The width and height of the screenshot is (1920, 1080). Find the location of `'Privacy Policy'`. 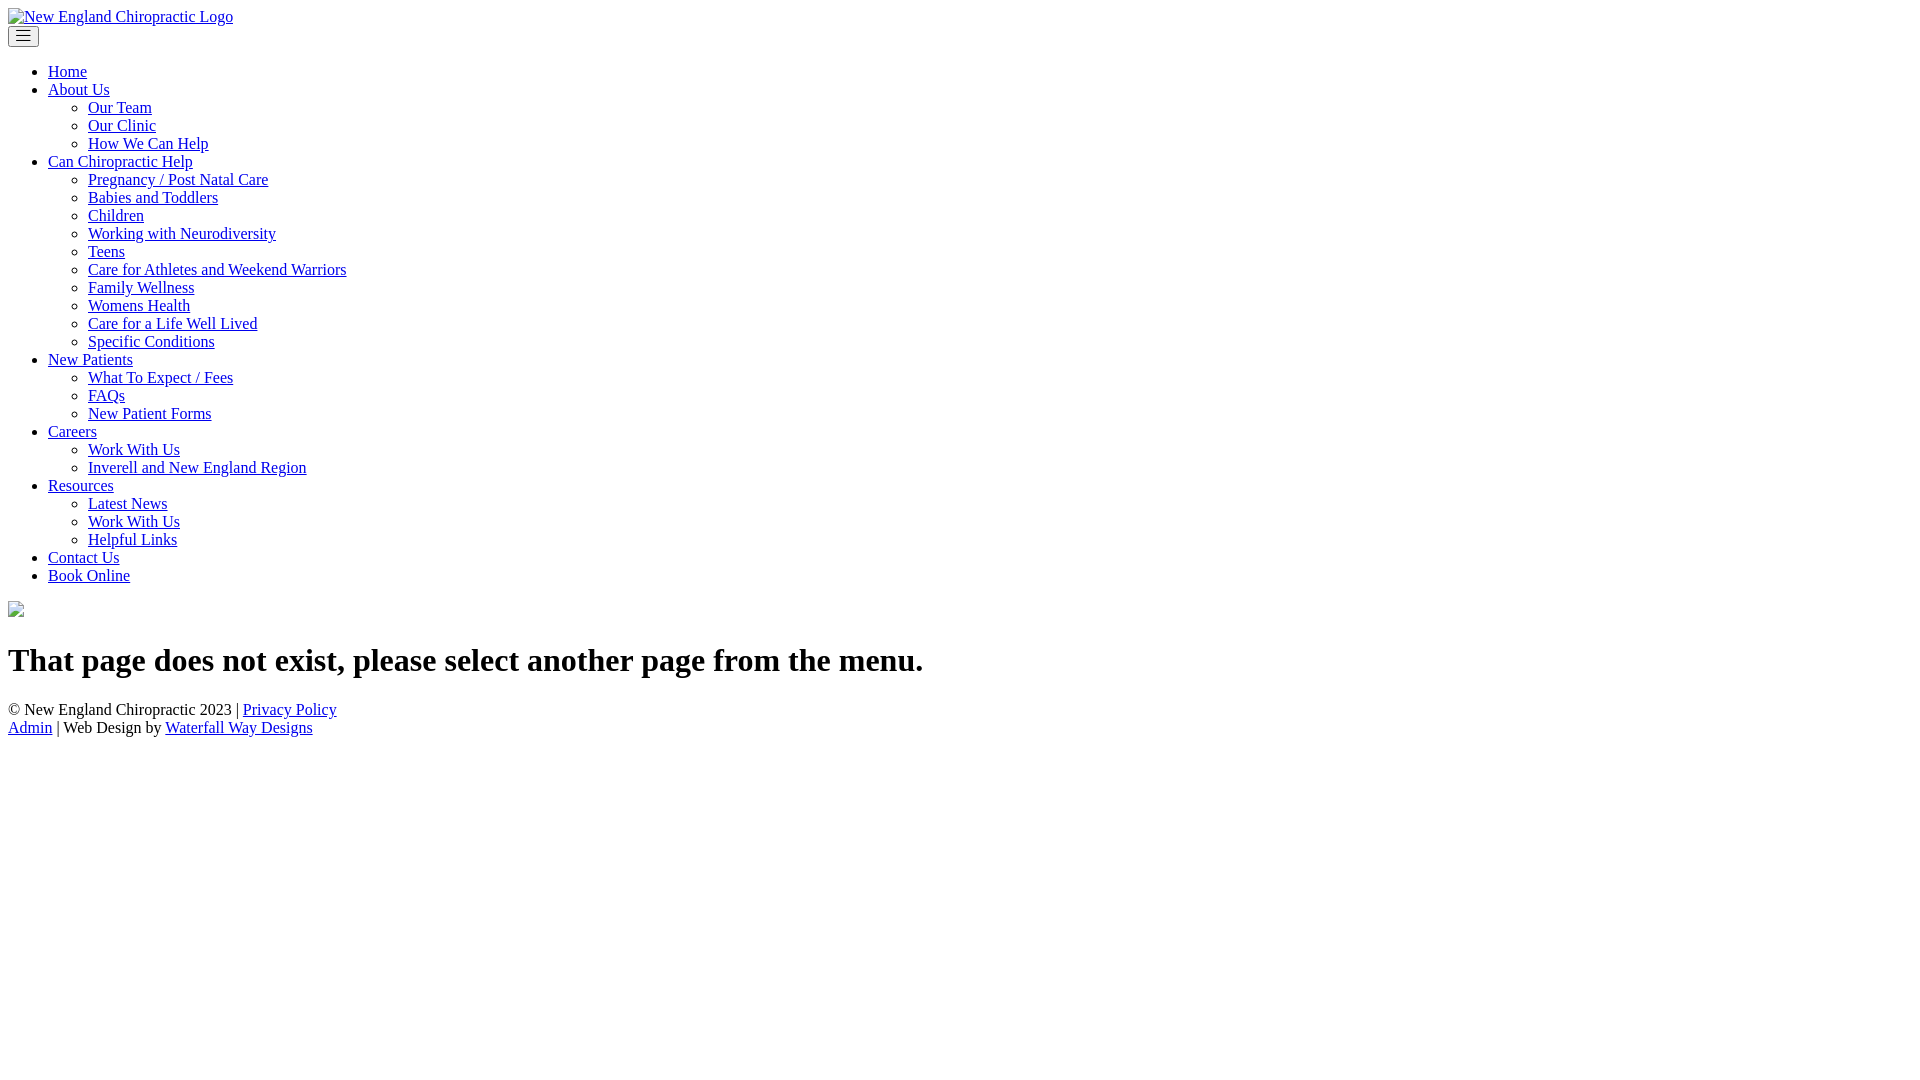

'Privacy Policy' is located at coordinates (288, 708).